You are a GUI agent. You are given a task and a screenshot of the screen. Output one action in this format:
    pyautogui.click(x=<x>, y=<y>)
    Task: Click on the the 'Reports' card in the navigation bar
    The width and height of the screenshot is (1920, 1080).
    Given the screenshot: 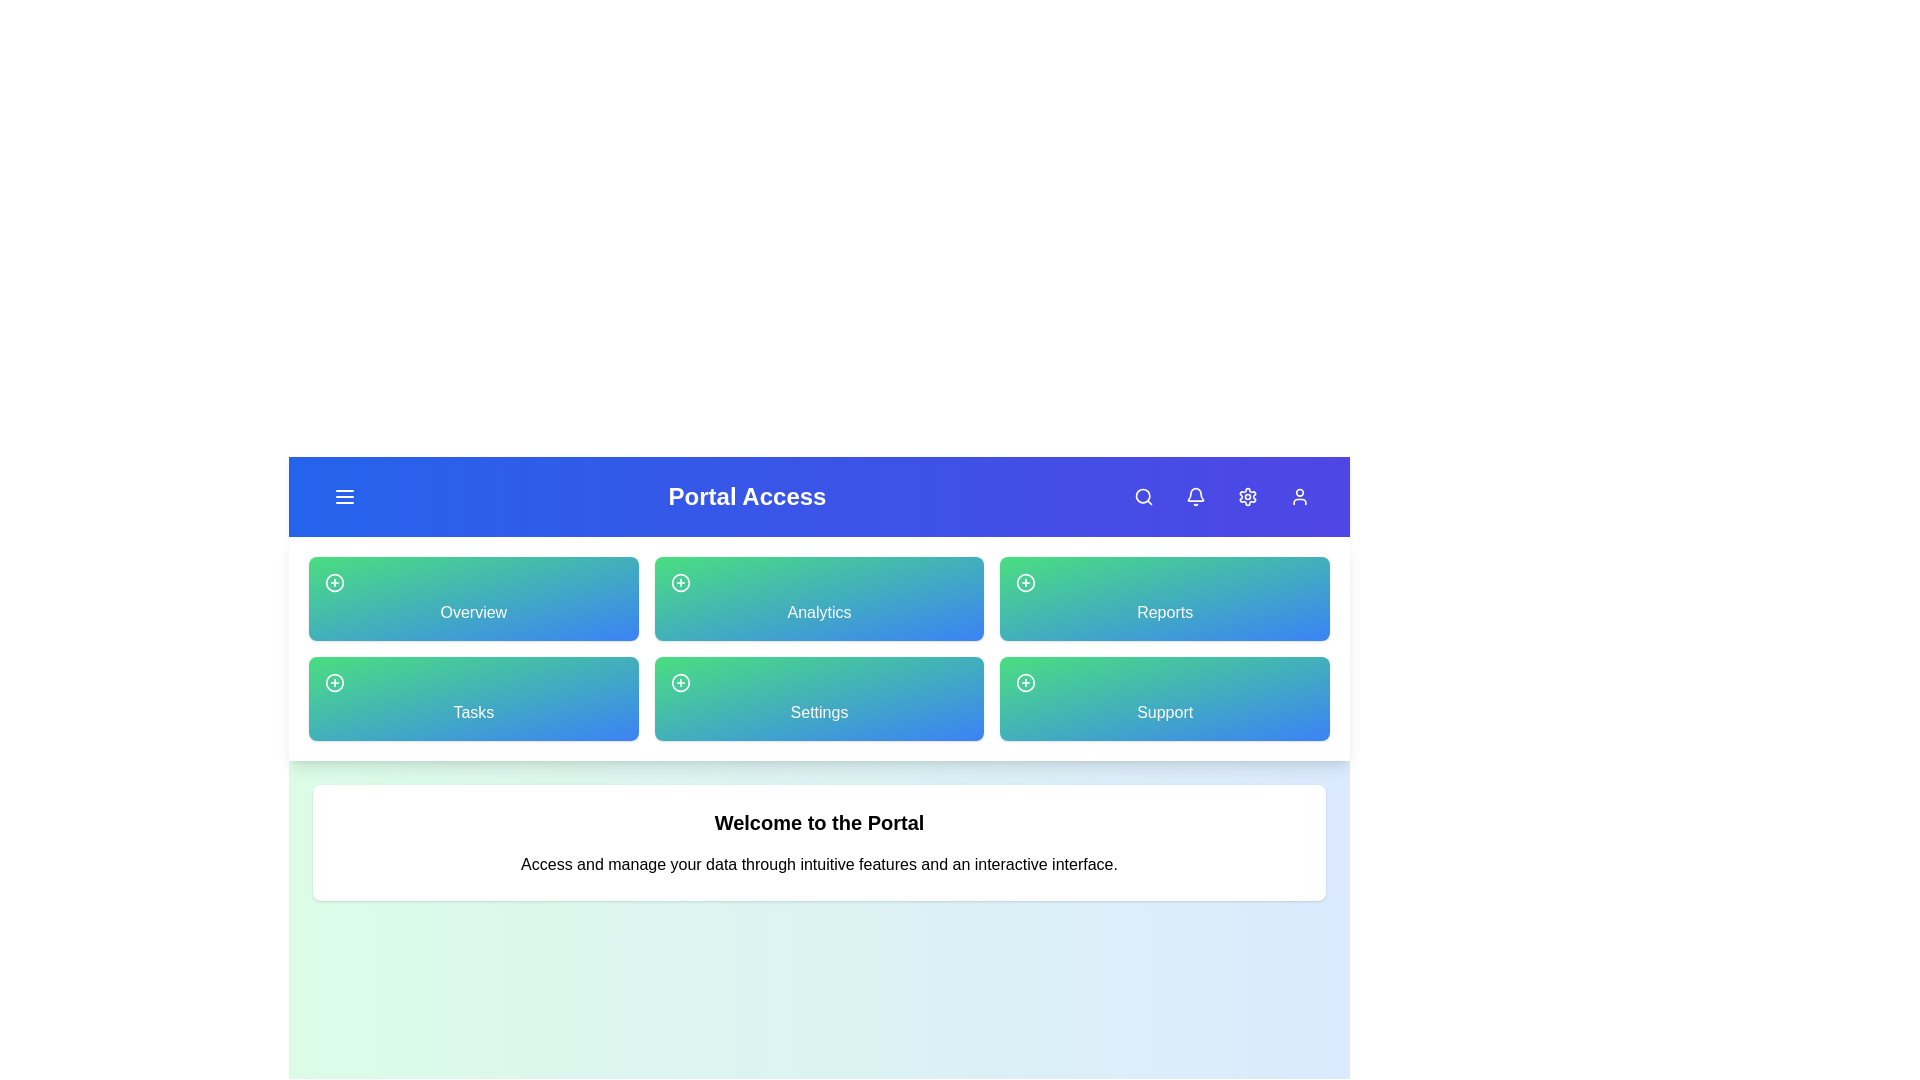 What is the action you would take?
    pyautogui.click(x=1165, y=597)
    